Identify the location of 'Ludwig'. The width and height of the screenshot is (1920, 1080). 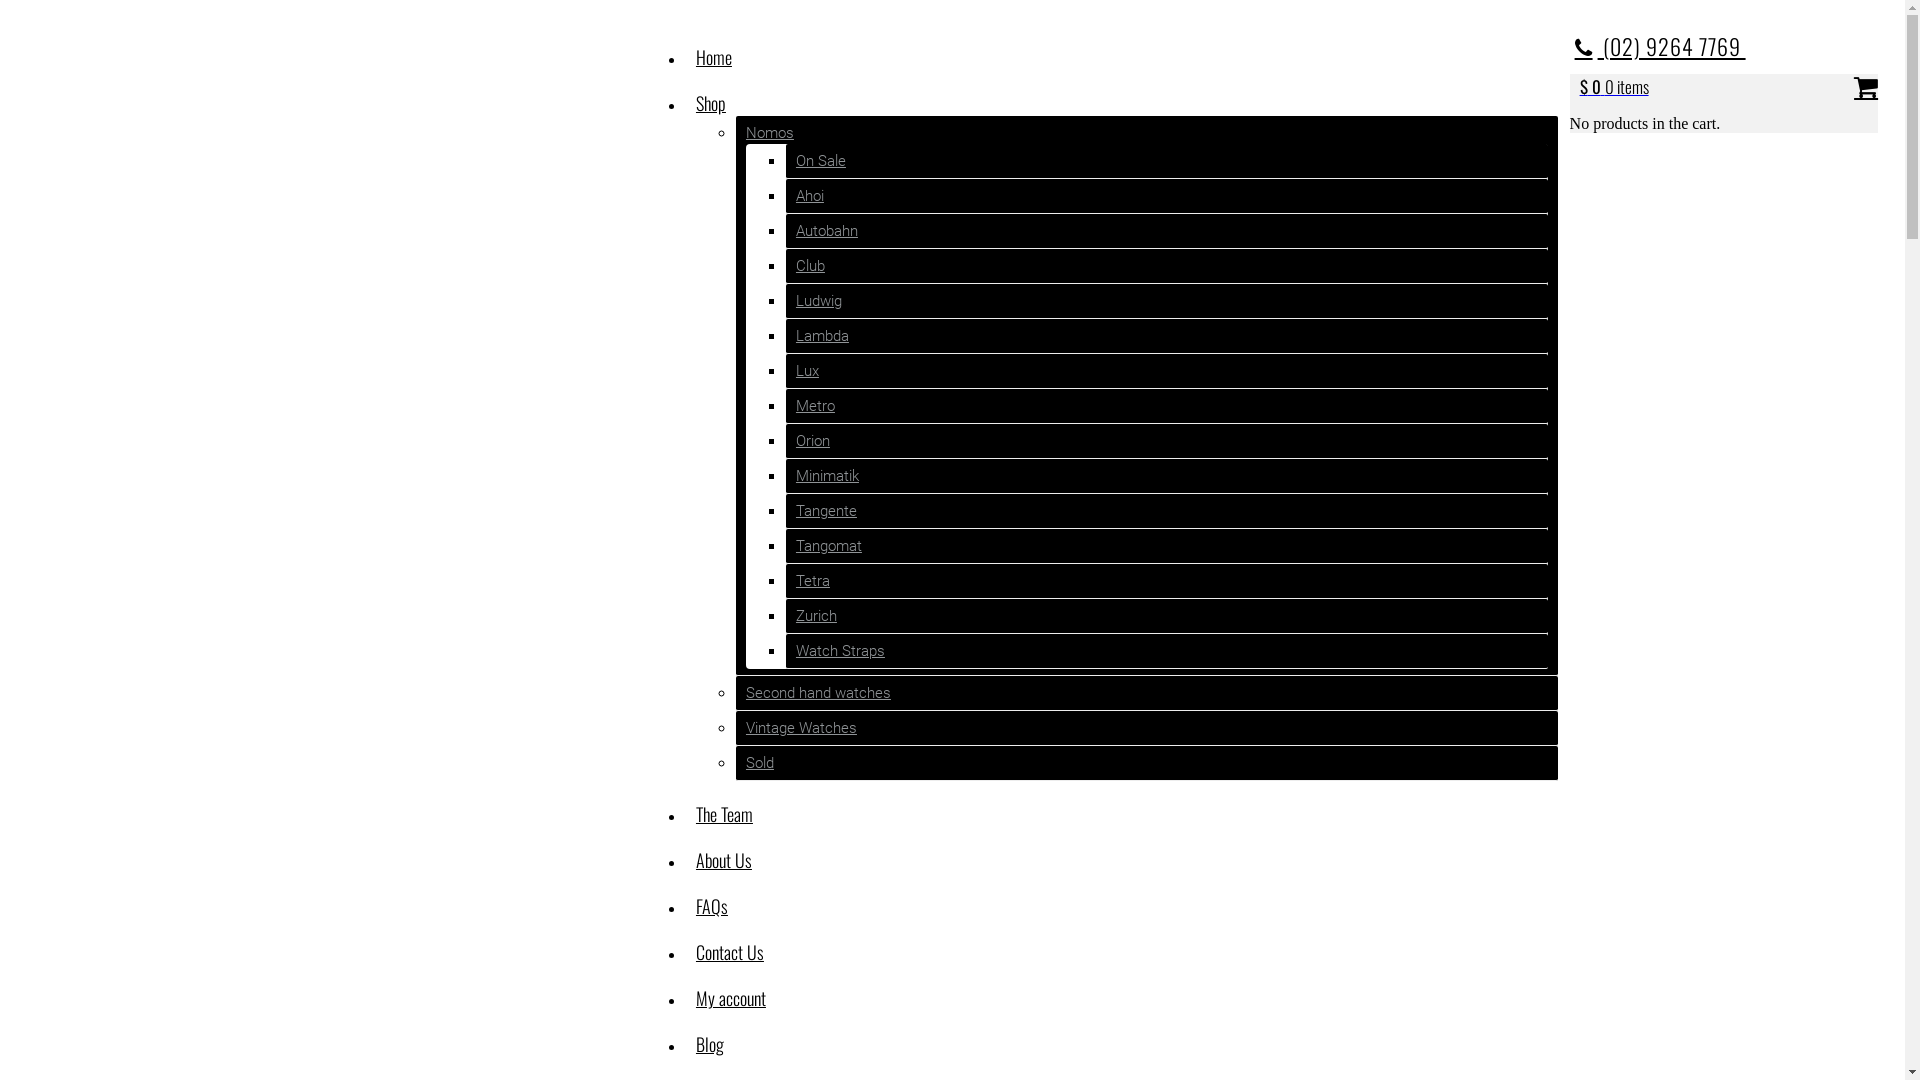
(819, 300).